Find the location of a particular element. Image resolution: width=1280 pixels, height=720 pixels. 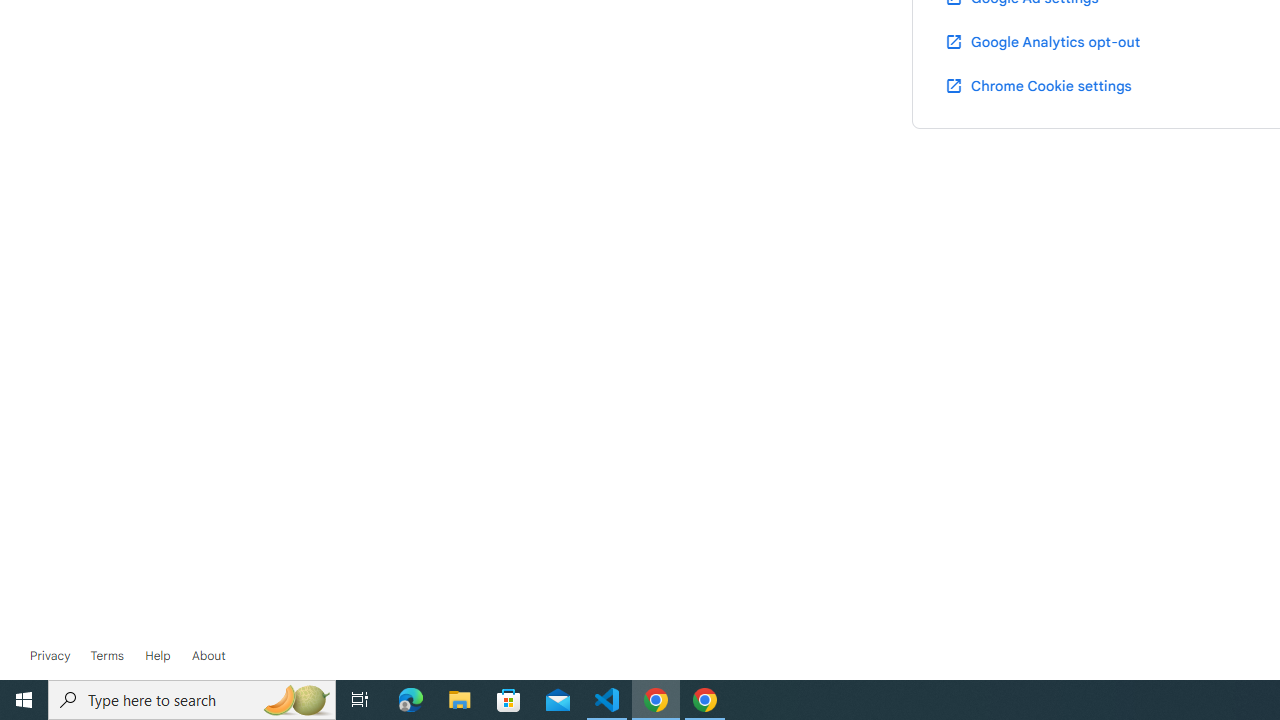

'Terms' is located at coordinates (105, 655).